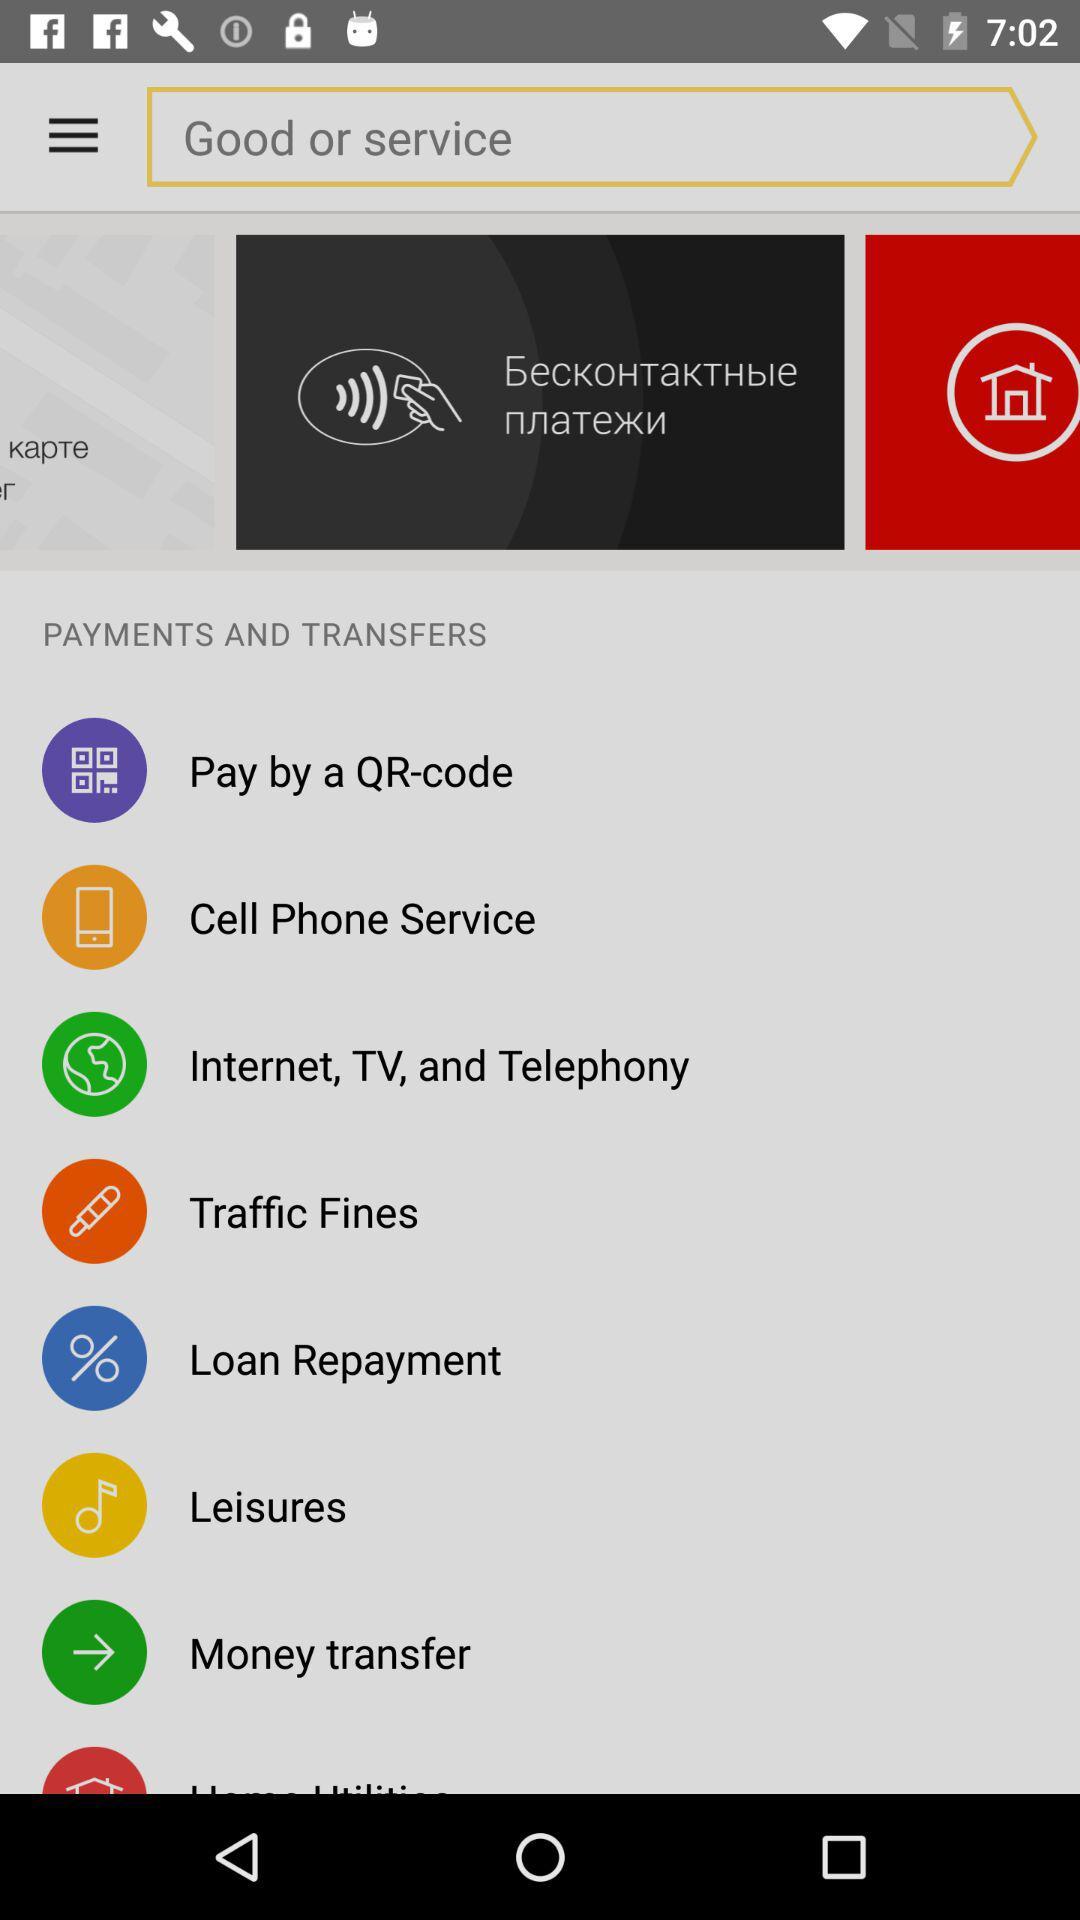 This screenshot has width=1080, height=1920. Describe the element at coordinates (551, 135) in the screenshot. I see `type in good or service` at that location.